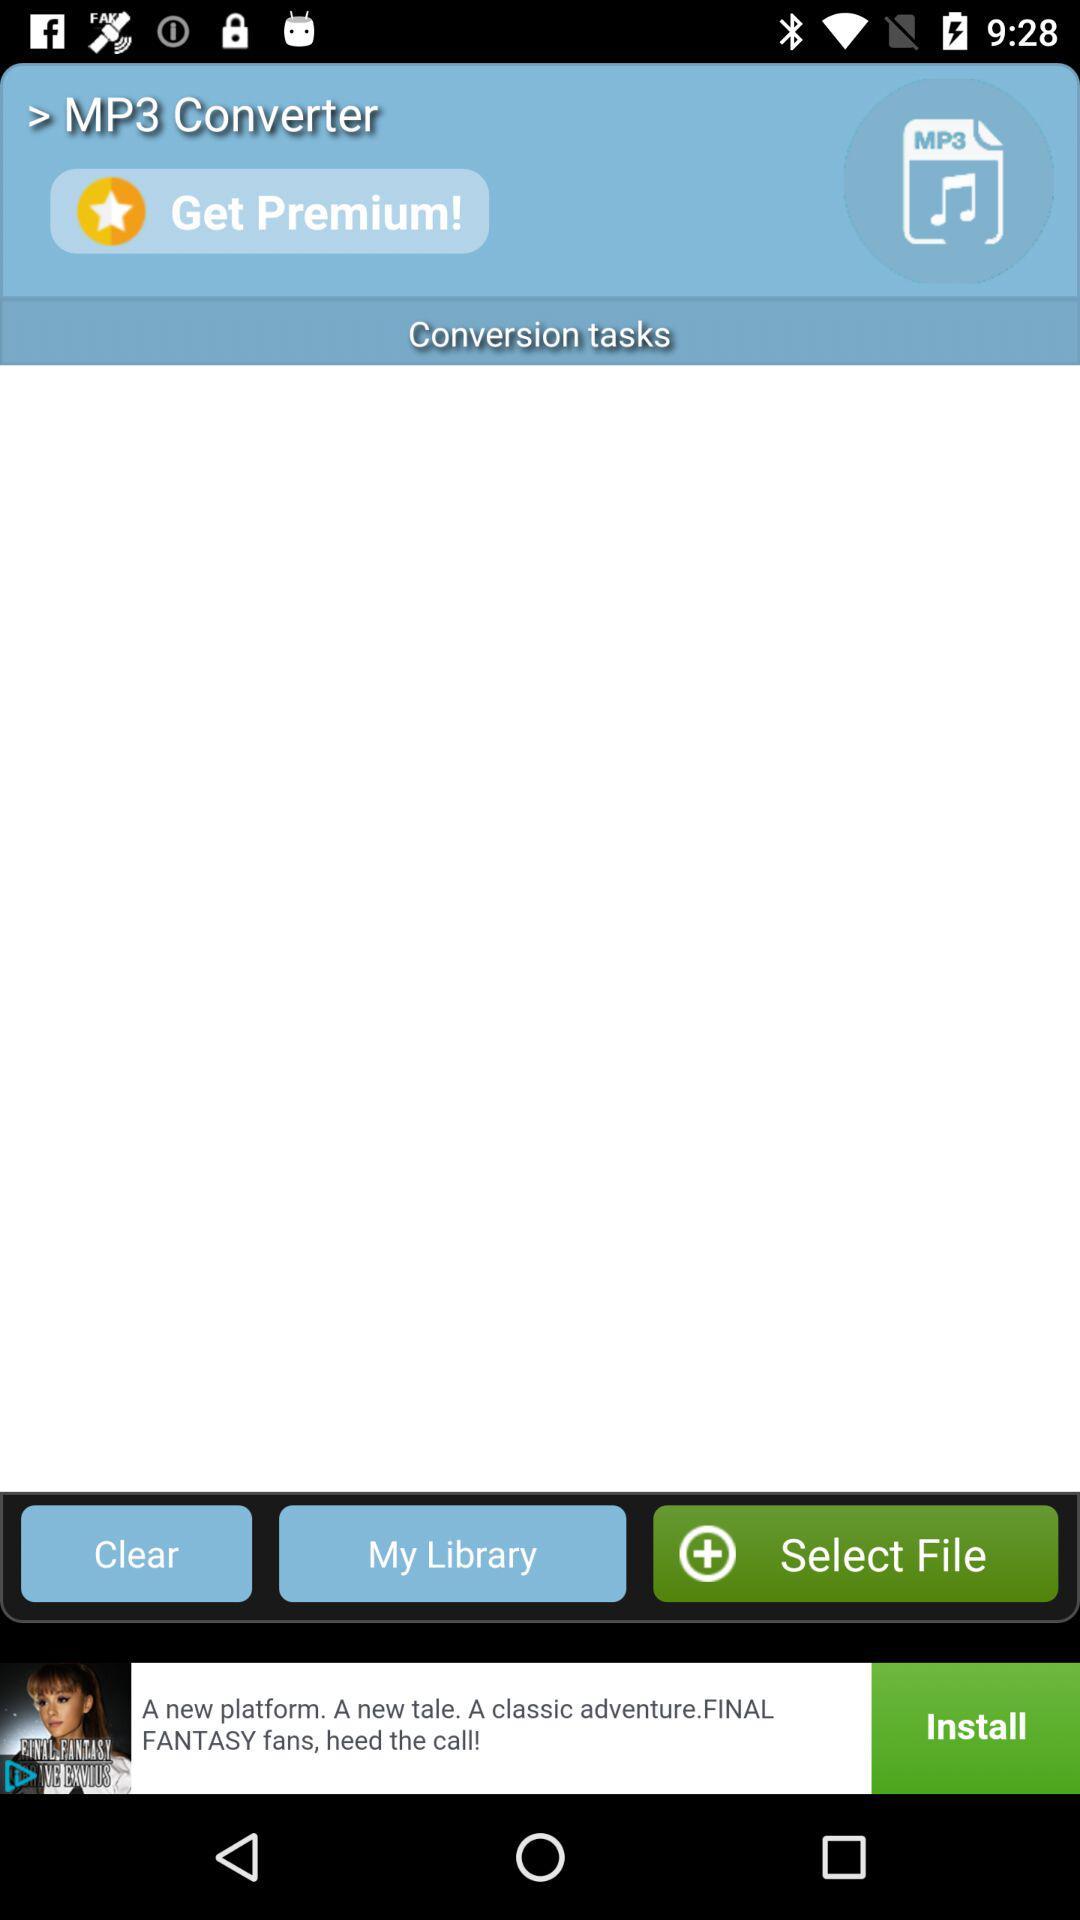  I want to click on the select file at the bottom right corner, so click(855, 1552).